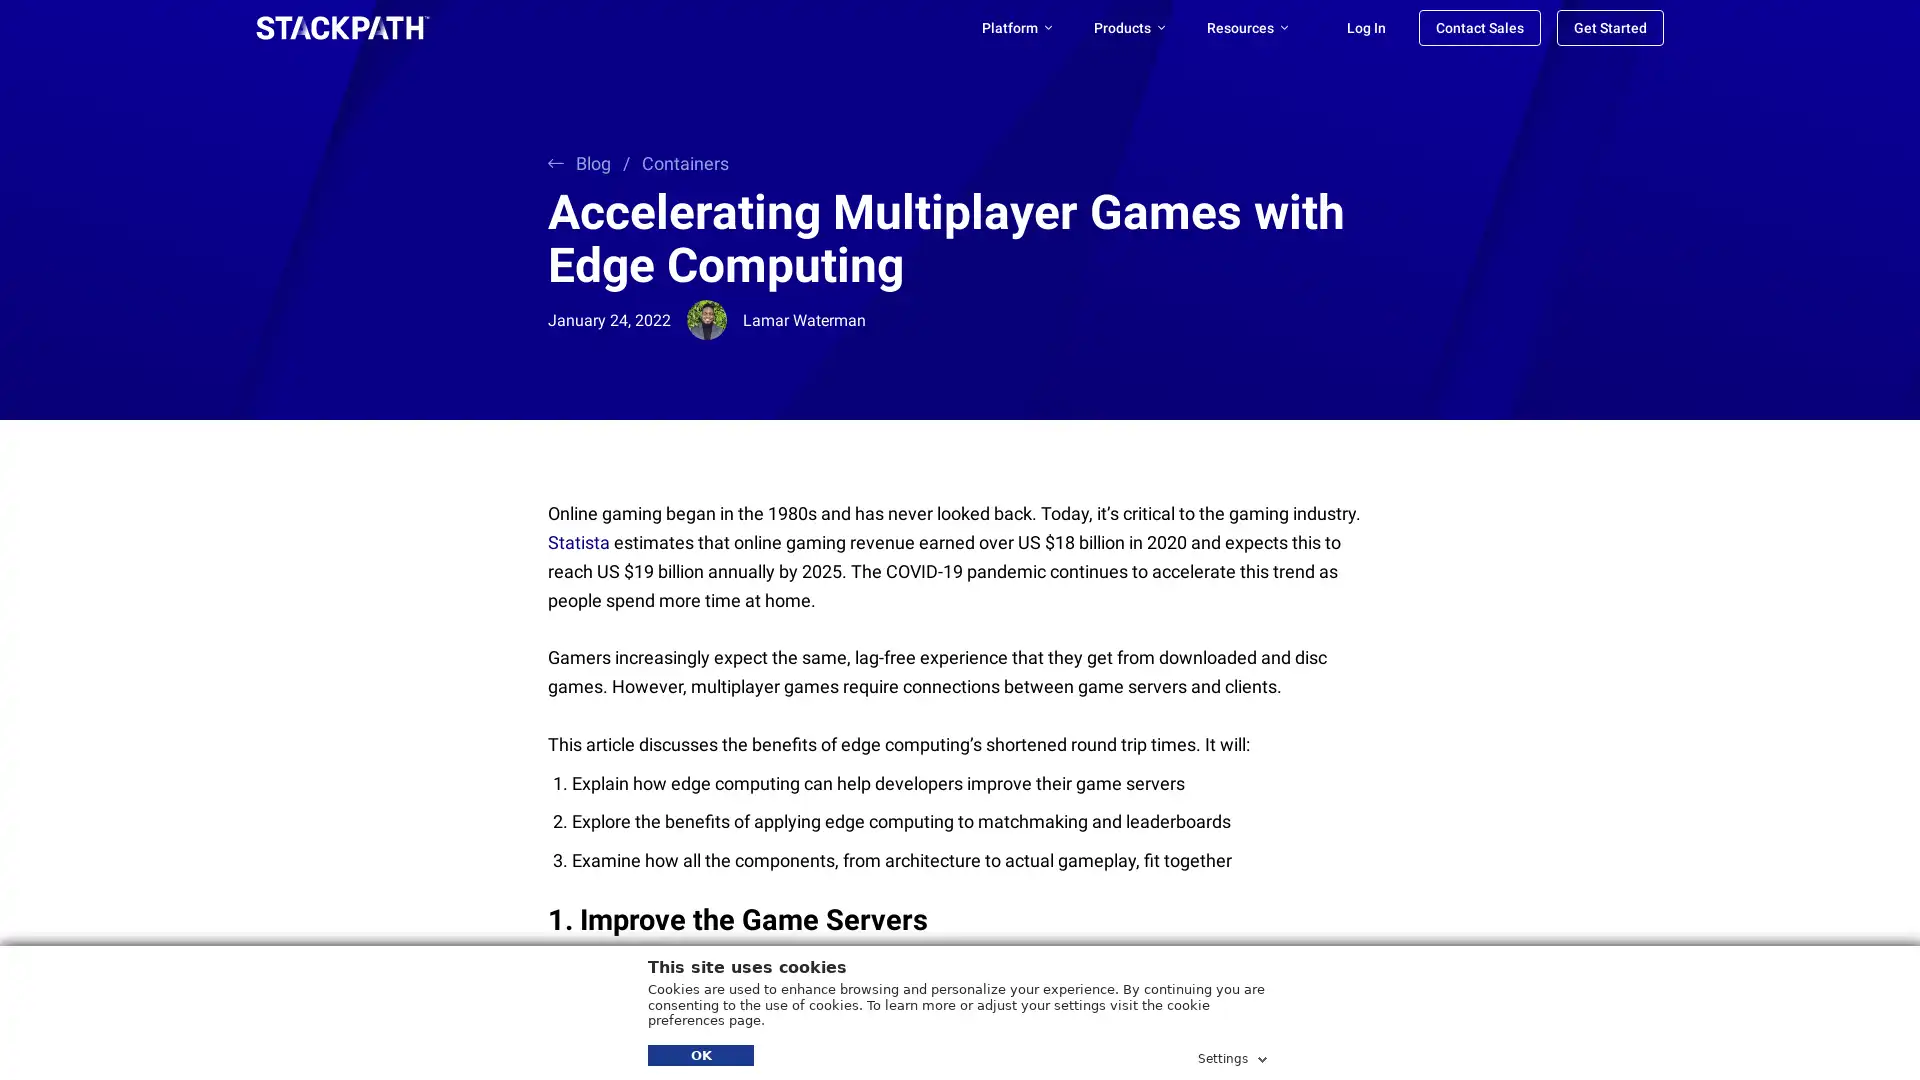 The width and height of the screenshot is (1920, 1080). I want to click on Products, so click(1129, 27).